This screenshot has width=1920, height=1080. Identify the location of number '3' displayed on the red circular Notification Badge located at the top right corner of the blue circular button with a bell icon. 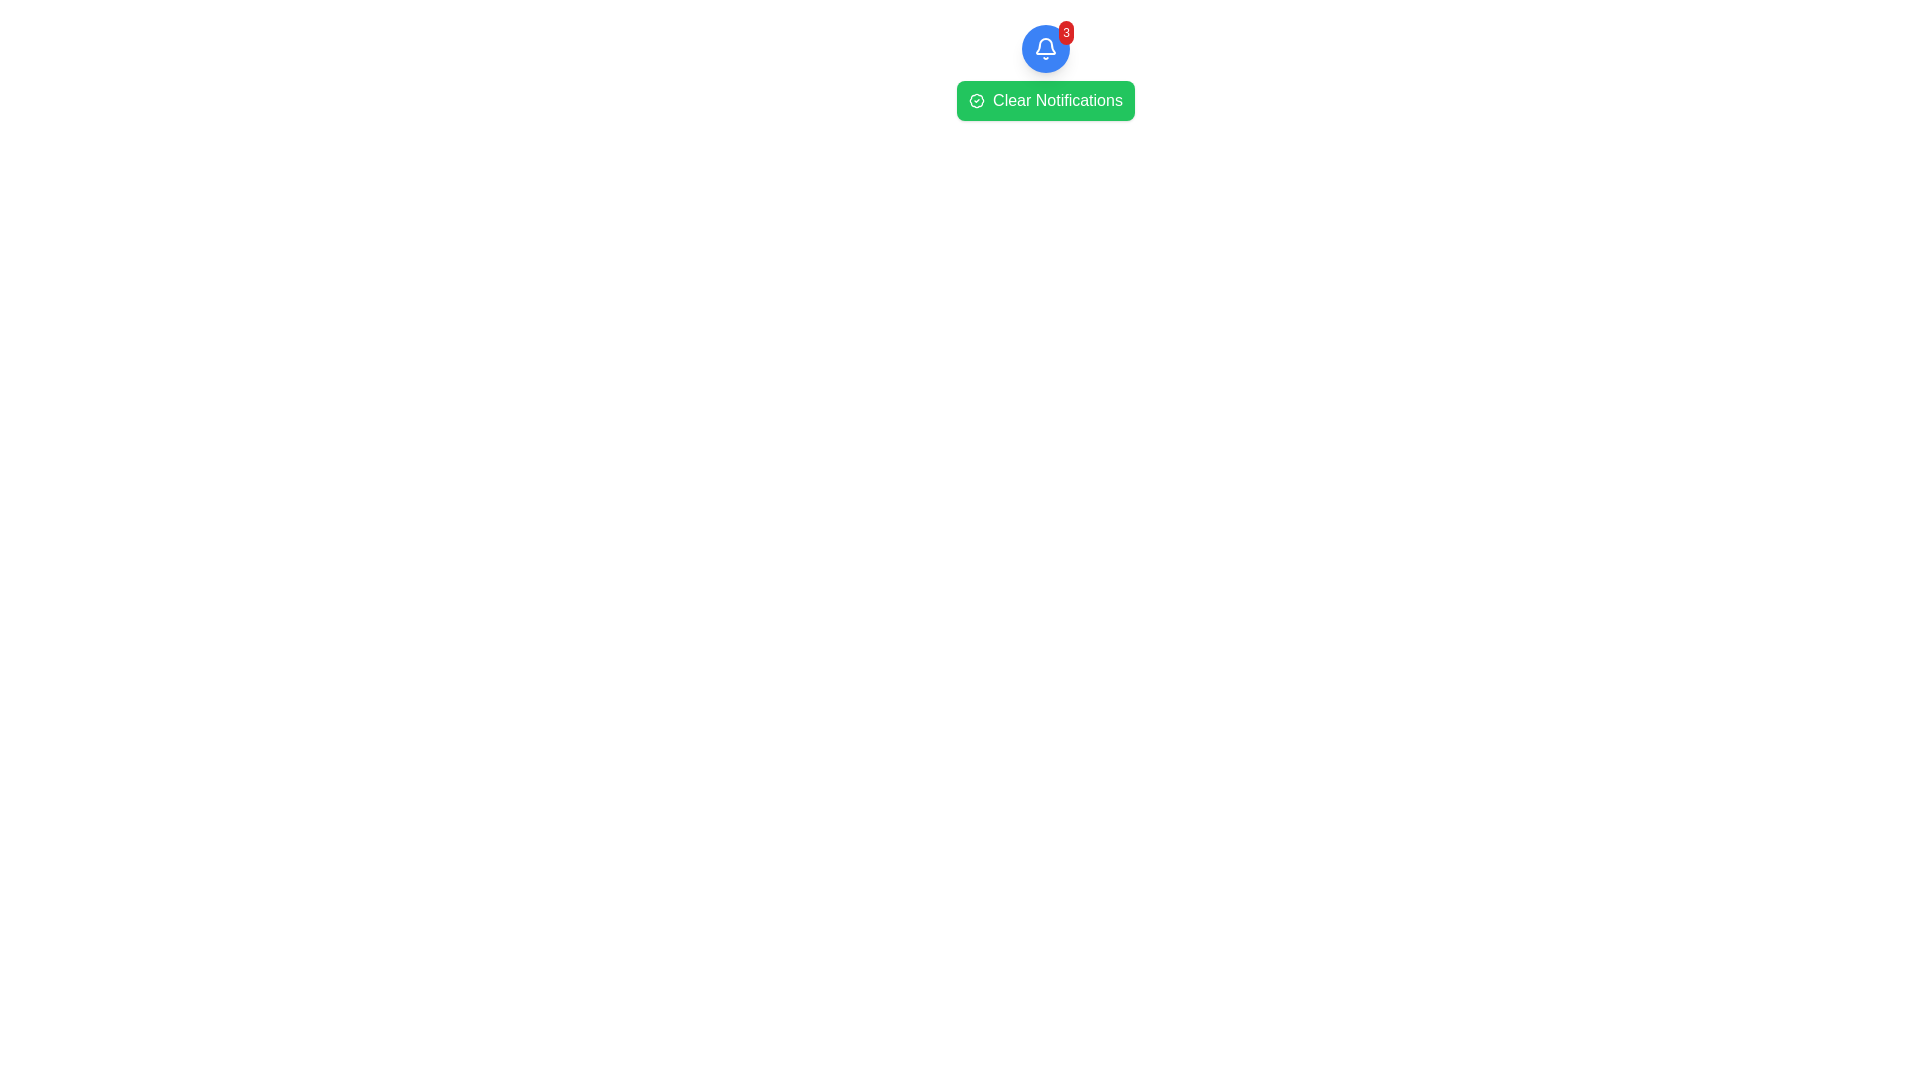
(1065, 33).